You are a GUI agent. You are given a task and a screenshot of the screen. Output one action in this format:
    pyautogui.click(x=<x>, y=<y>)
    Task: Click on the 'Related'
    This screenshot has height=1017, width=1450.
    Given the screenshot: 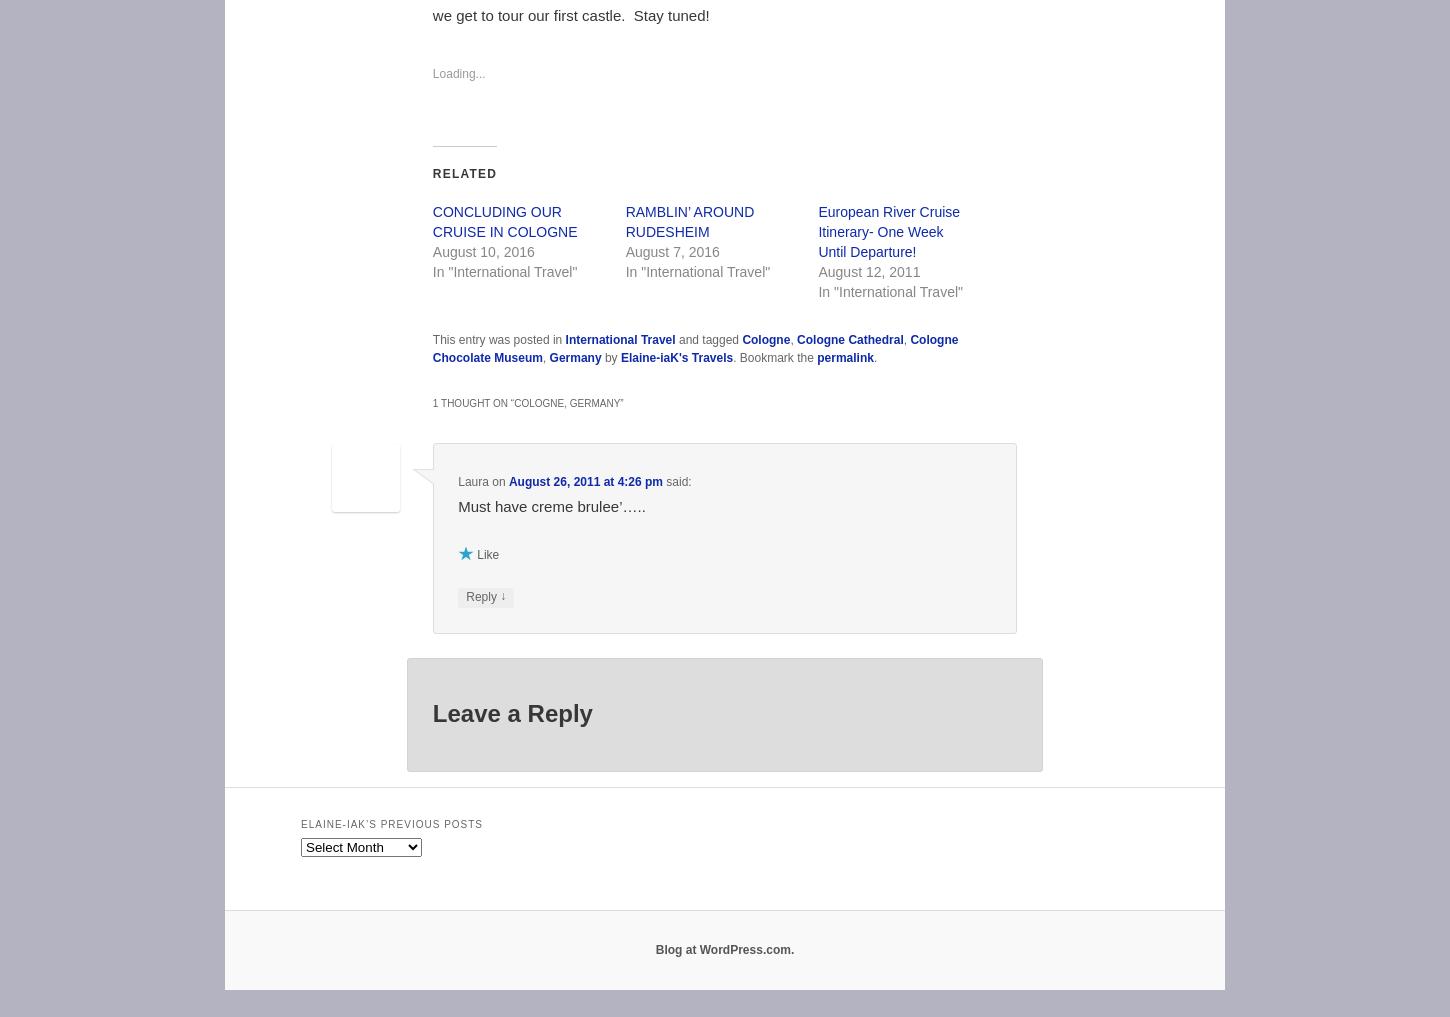 What is the action you would take?
    pyautogui.click(x=463, y=172)
    